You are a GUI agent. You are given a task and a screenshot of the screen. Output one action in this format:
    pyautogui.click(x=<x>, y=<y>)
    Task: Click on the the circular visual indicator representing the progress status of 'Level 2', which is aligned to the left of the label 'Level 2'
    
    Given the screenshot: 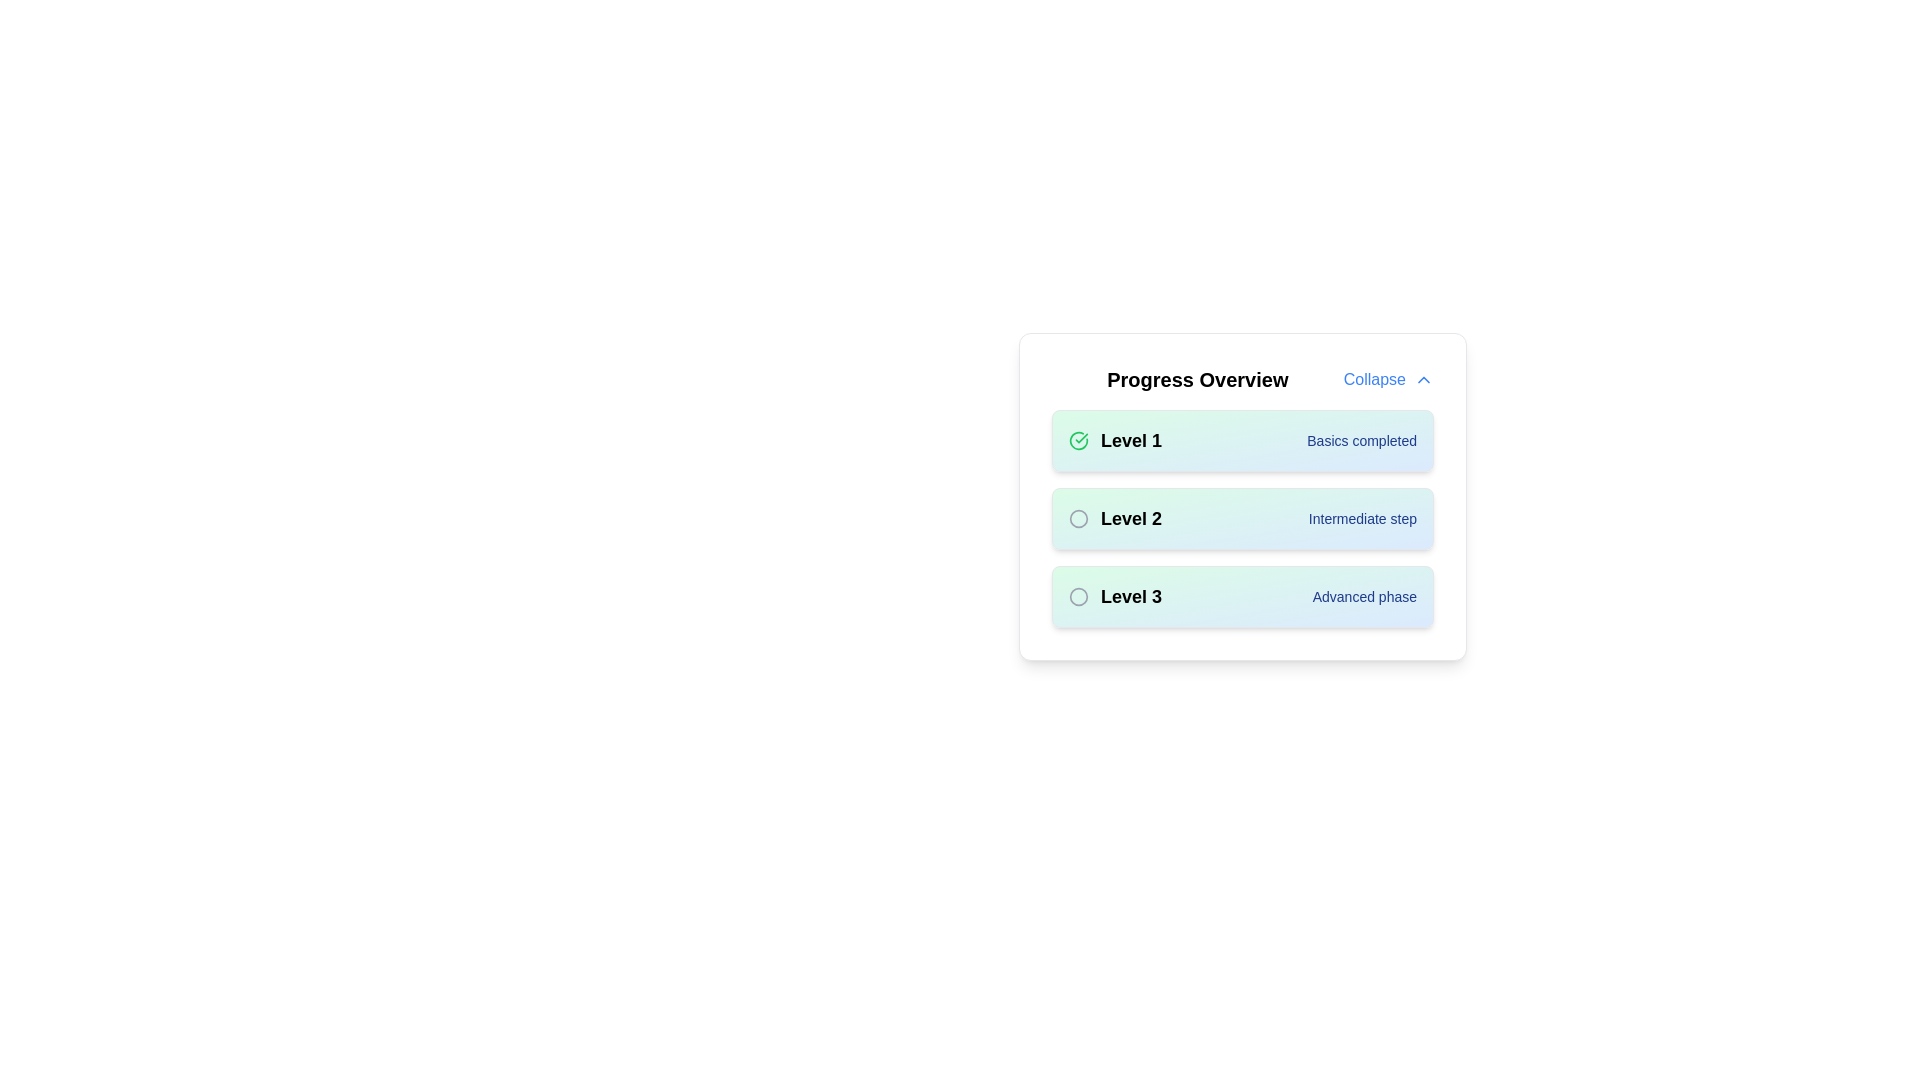 What is the action you would take?
    pyautogui.click(x=1078, y=516)
    